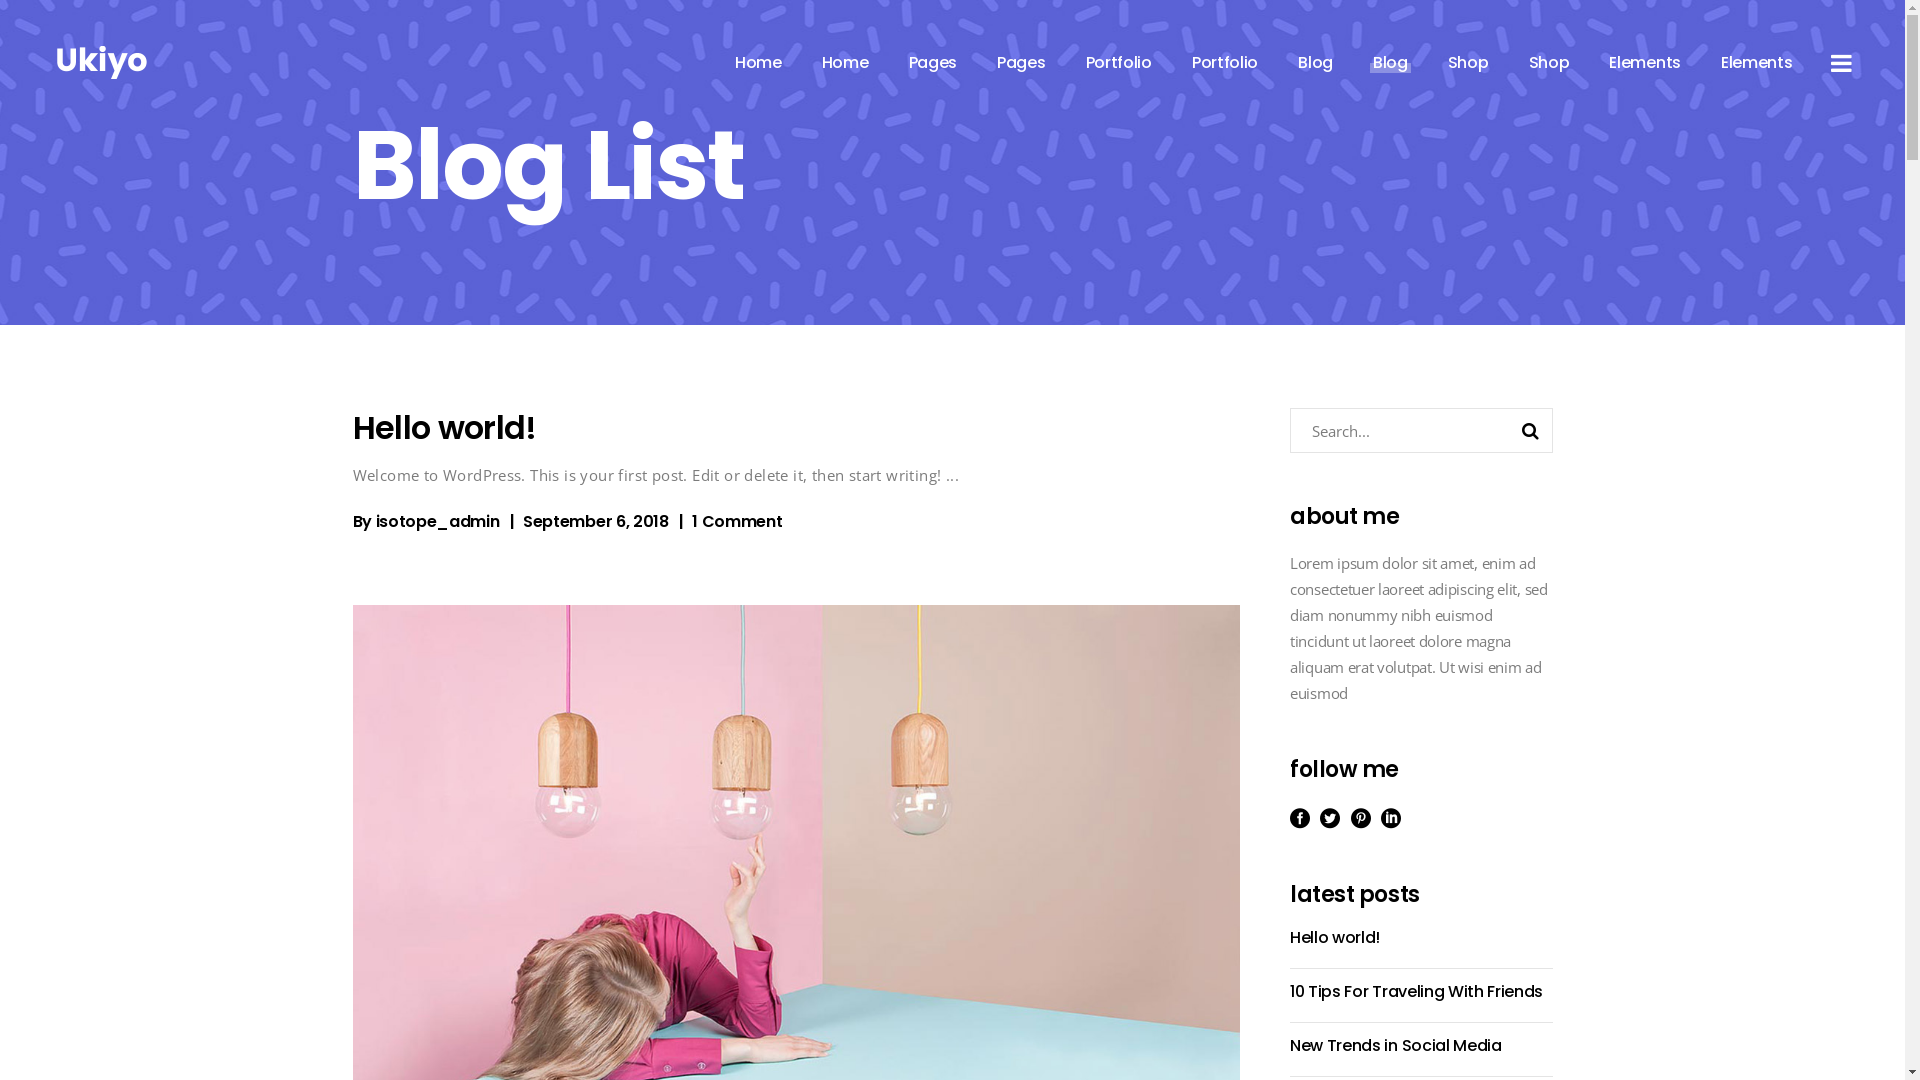 Image resolution: width=1920 pixels, height=1080 pixels. What do you see at coordinates (1290, 991) in the screenshot?
I see `'10 Tips For Traveling With Friends'` at bounding box center [1290, 991].